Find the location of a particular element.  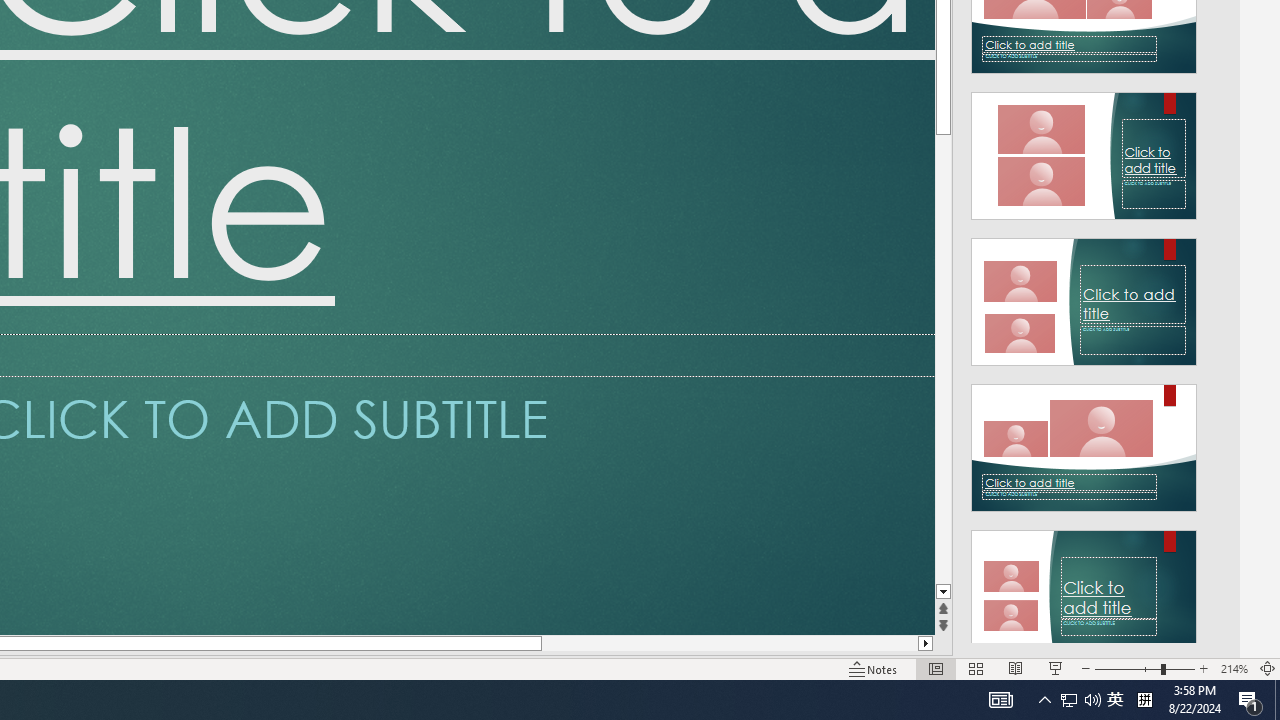

'Zoom' is located at coordinates (1144, 669).